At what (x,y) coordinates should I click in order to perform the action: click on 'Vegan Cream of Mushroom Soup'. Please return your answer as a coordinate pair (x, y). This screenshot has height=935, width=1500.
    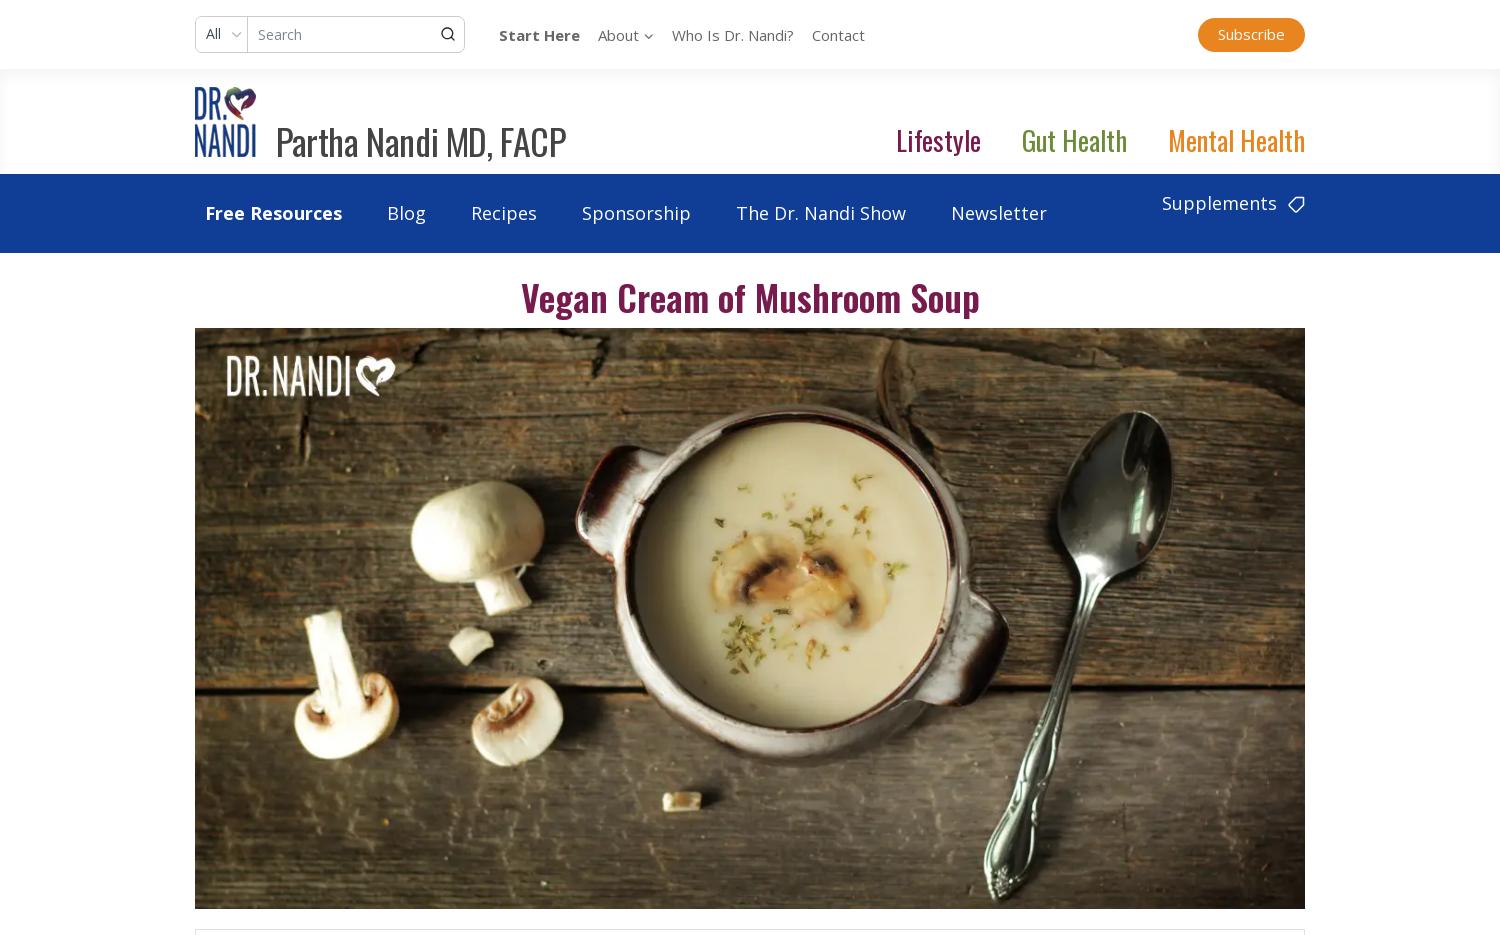
    Looking at the image, I should click on (748, 295).